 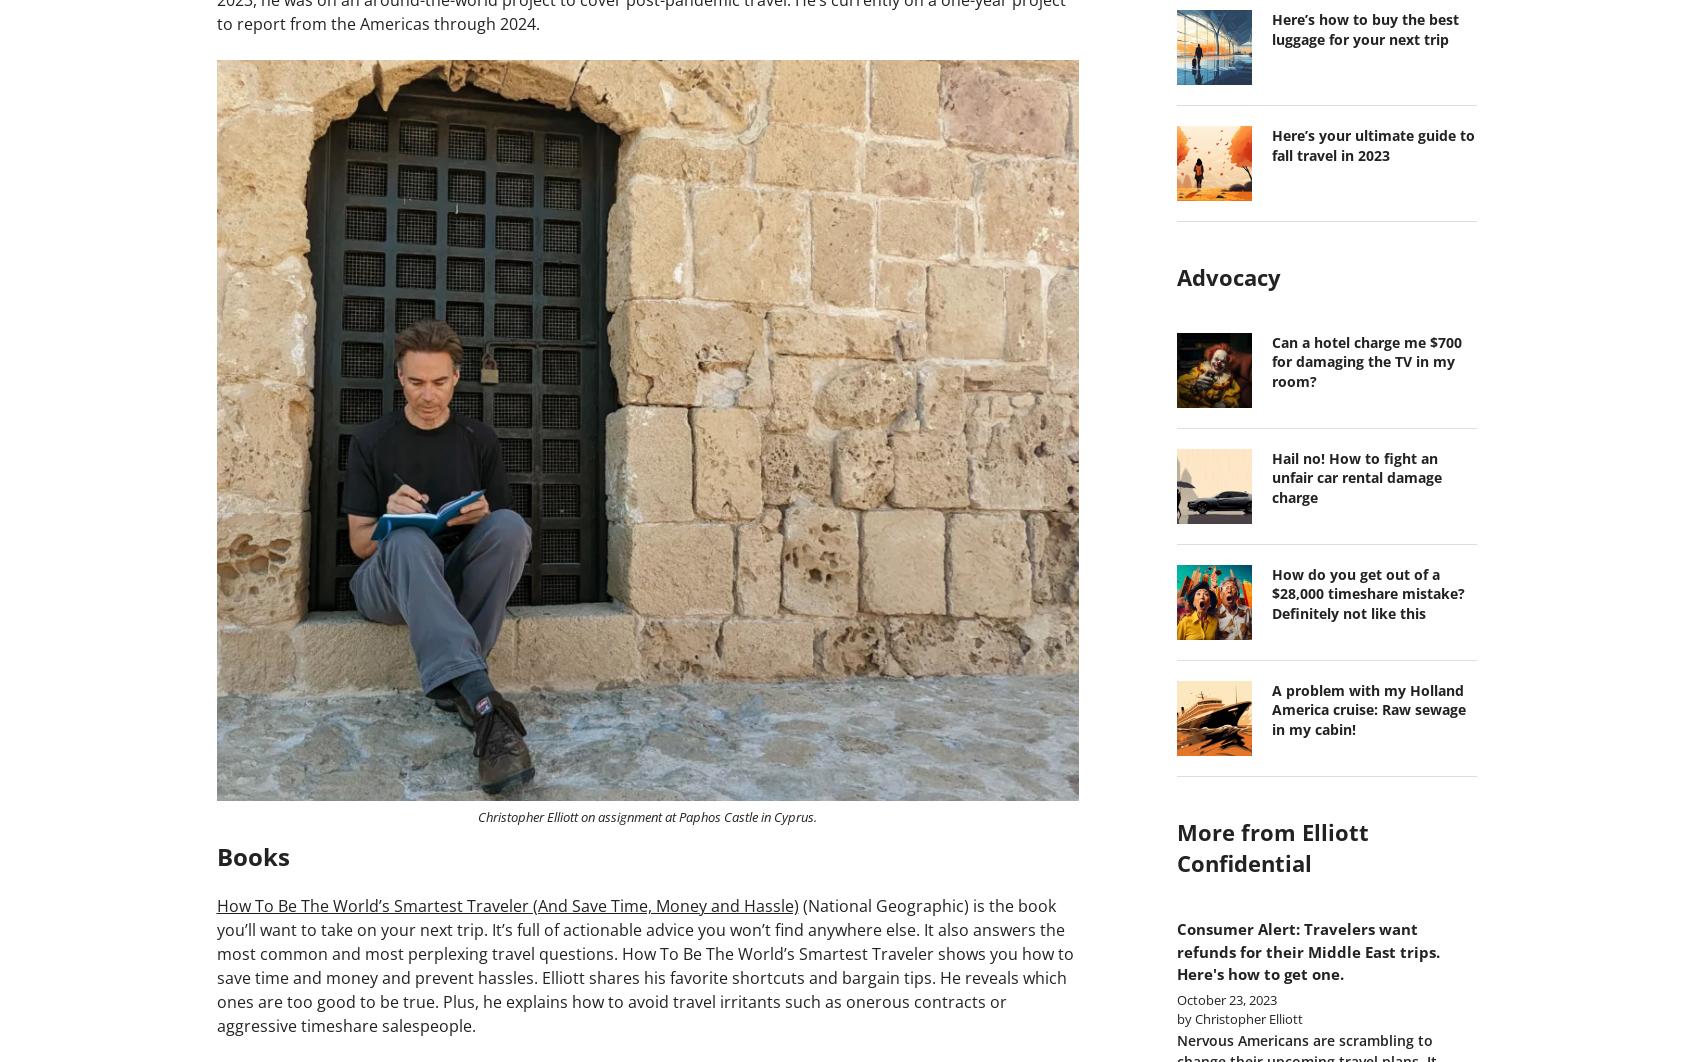 I want to click on 'Christopher Elliott on assignment at Paphos Castle in Cyprus.', so click(x=477, y=815).